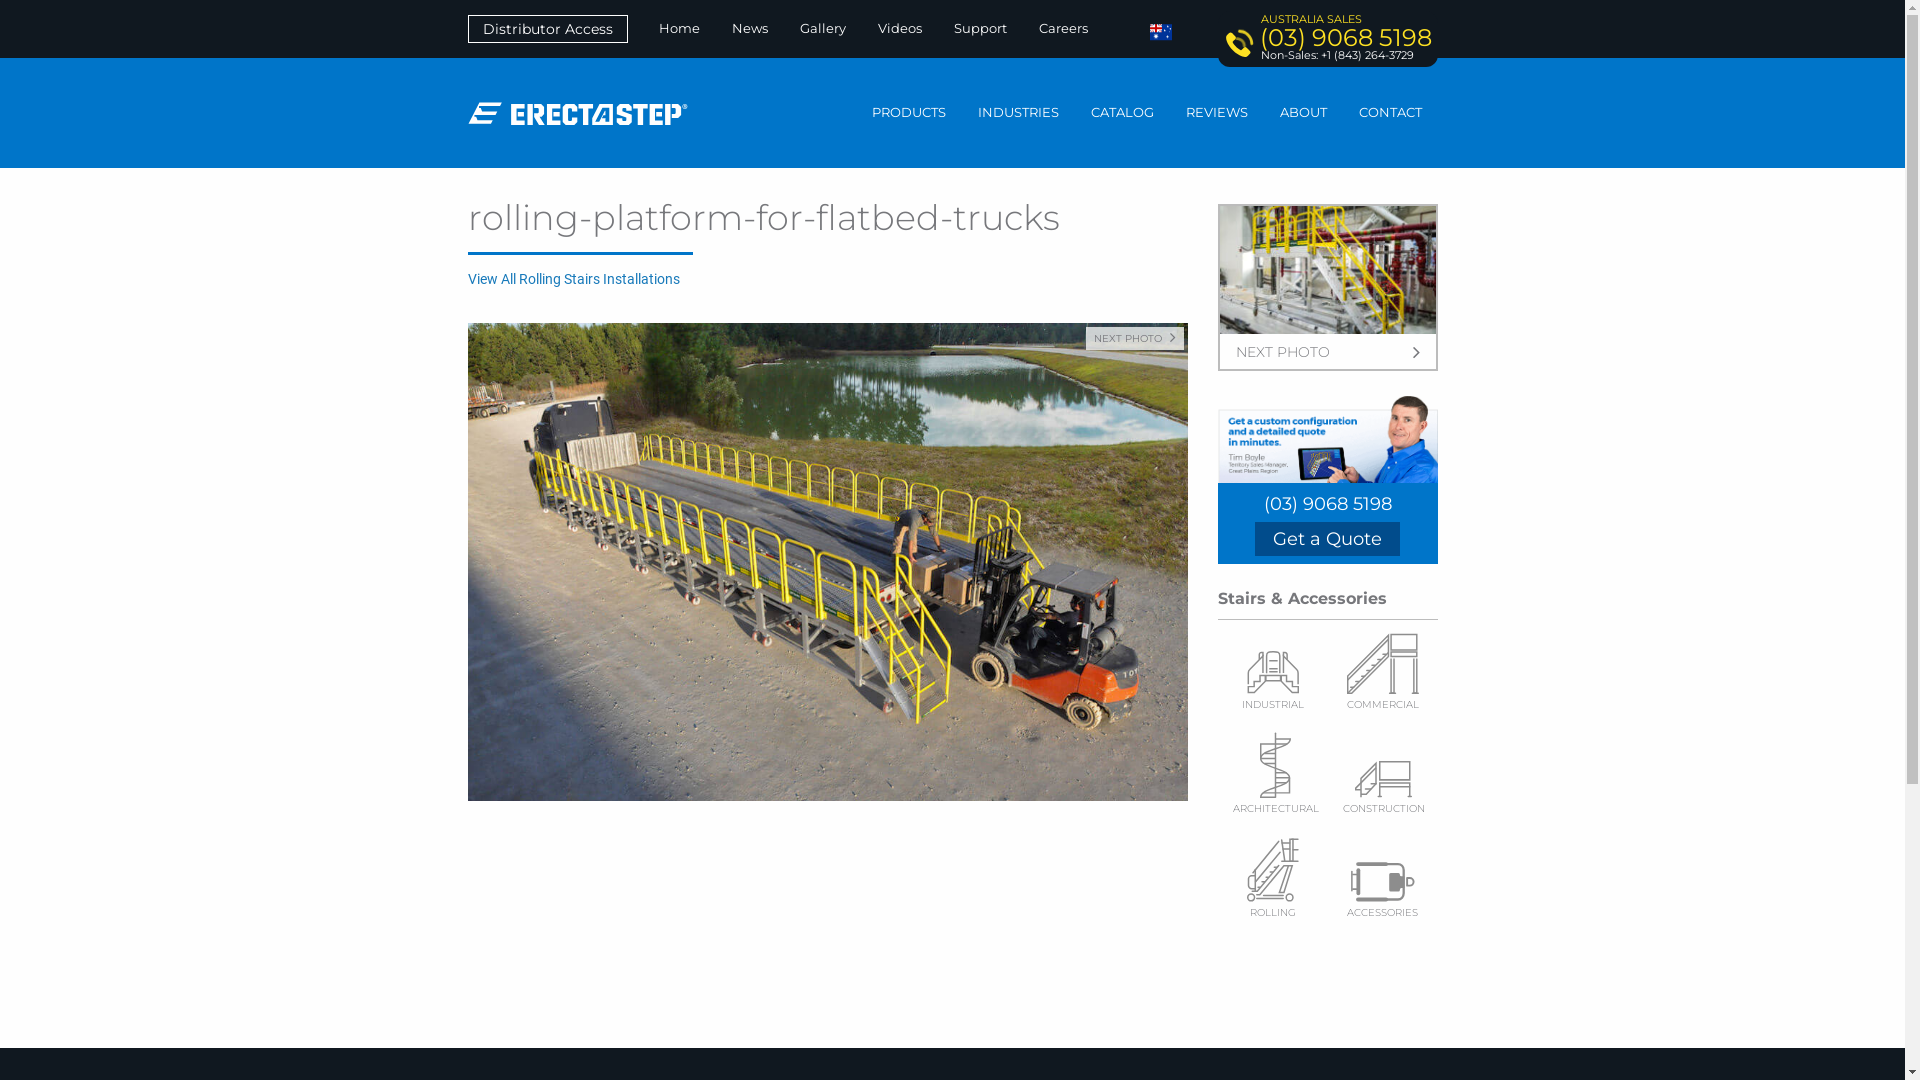 The width and height of the screenshot is (1920, 1080). I want to click on 'View All Rolling Stairs Installations', so click(573, 278).